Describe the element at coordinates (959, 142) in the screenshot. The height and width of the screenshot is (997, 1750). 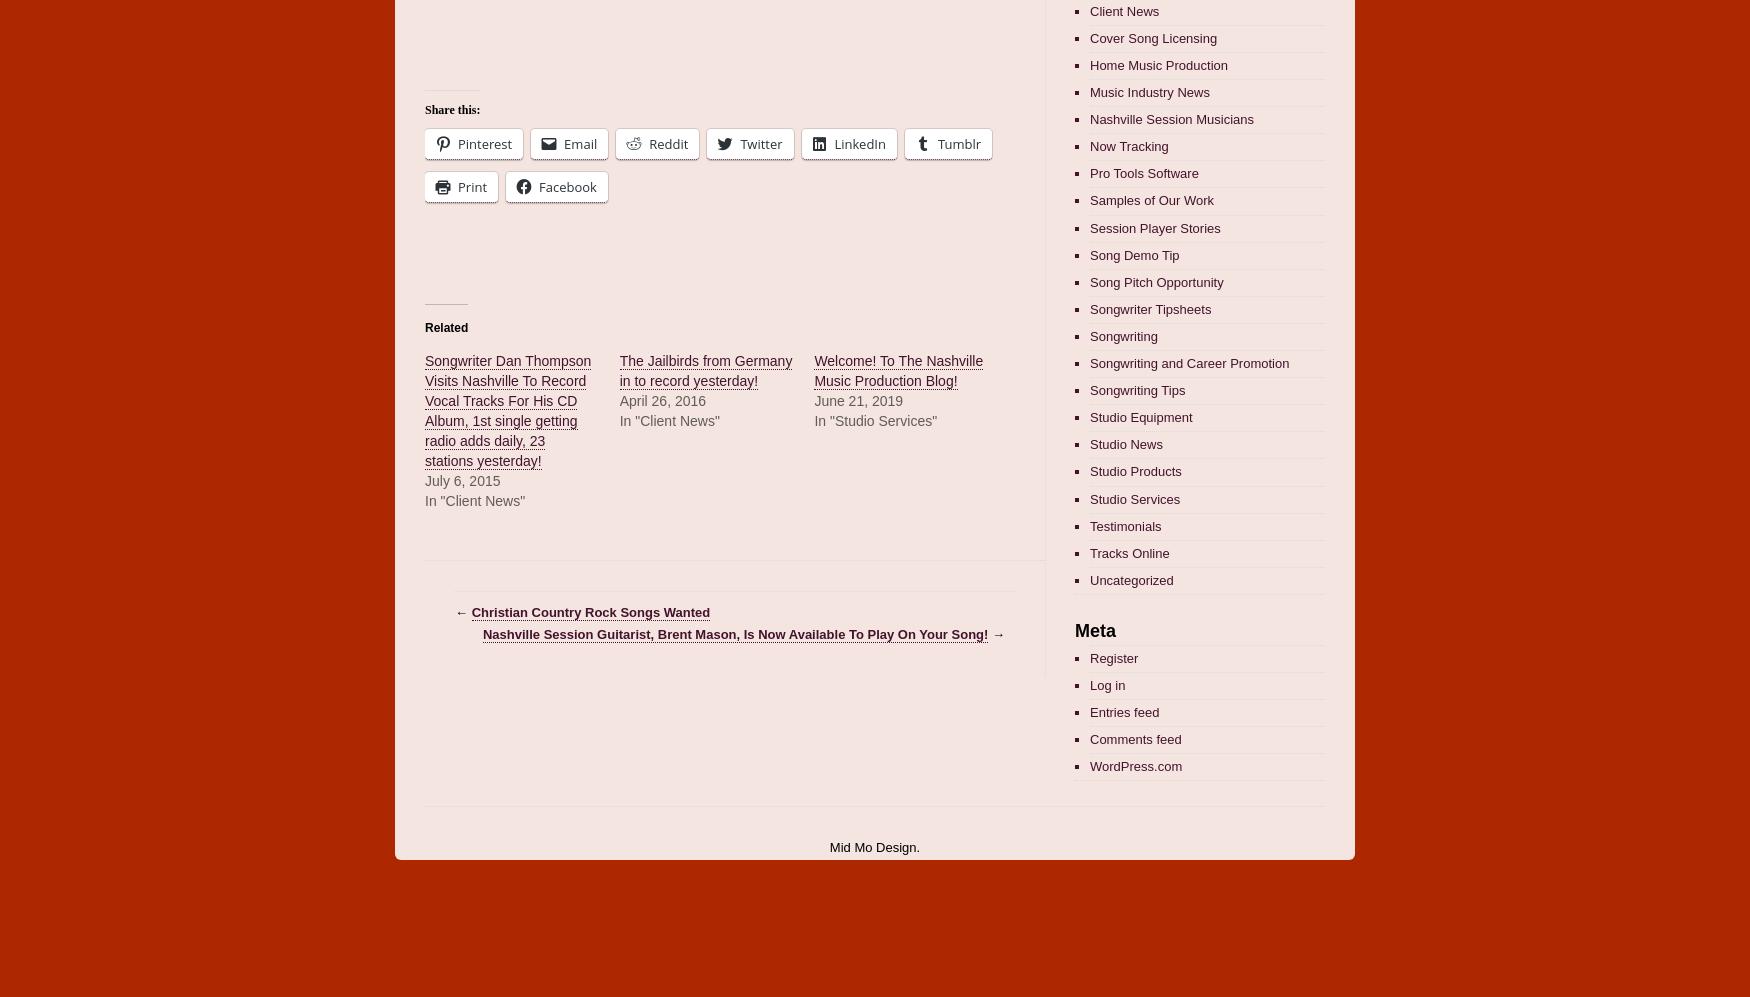
I see `'Tumblr'` at that location.